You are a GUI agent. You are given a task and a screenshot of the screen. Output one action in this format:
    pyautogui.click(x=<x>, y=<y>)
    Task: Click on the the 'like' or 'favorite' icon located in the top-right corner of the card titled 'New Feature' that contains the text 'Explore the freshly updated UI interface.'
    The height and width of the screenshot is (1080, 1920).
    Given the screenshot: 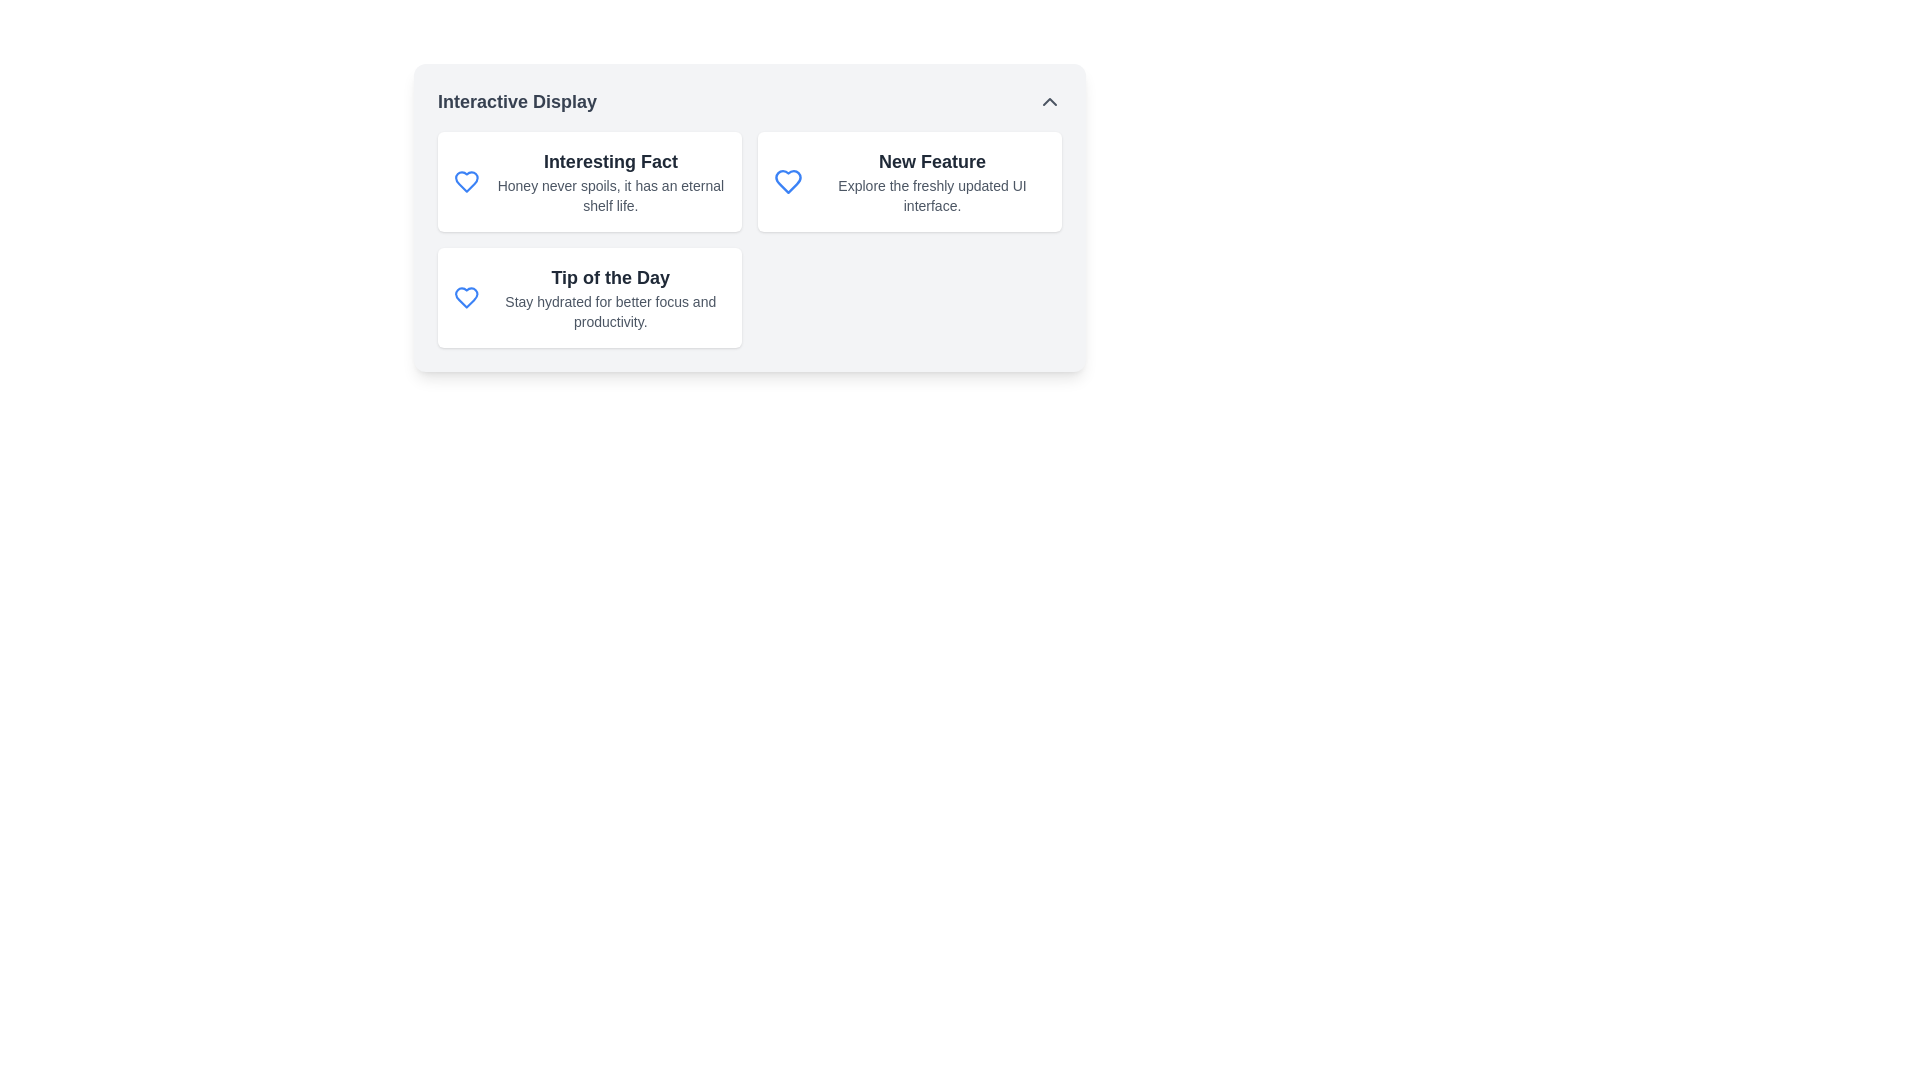 What is the action you would take?
    pyautogui.click(x=787, y=181)
    